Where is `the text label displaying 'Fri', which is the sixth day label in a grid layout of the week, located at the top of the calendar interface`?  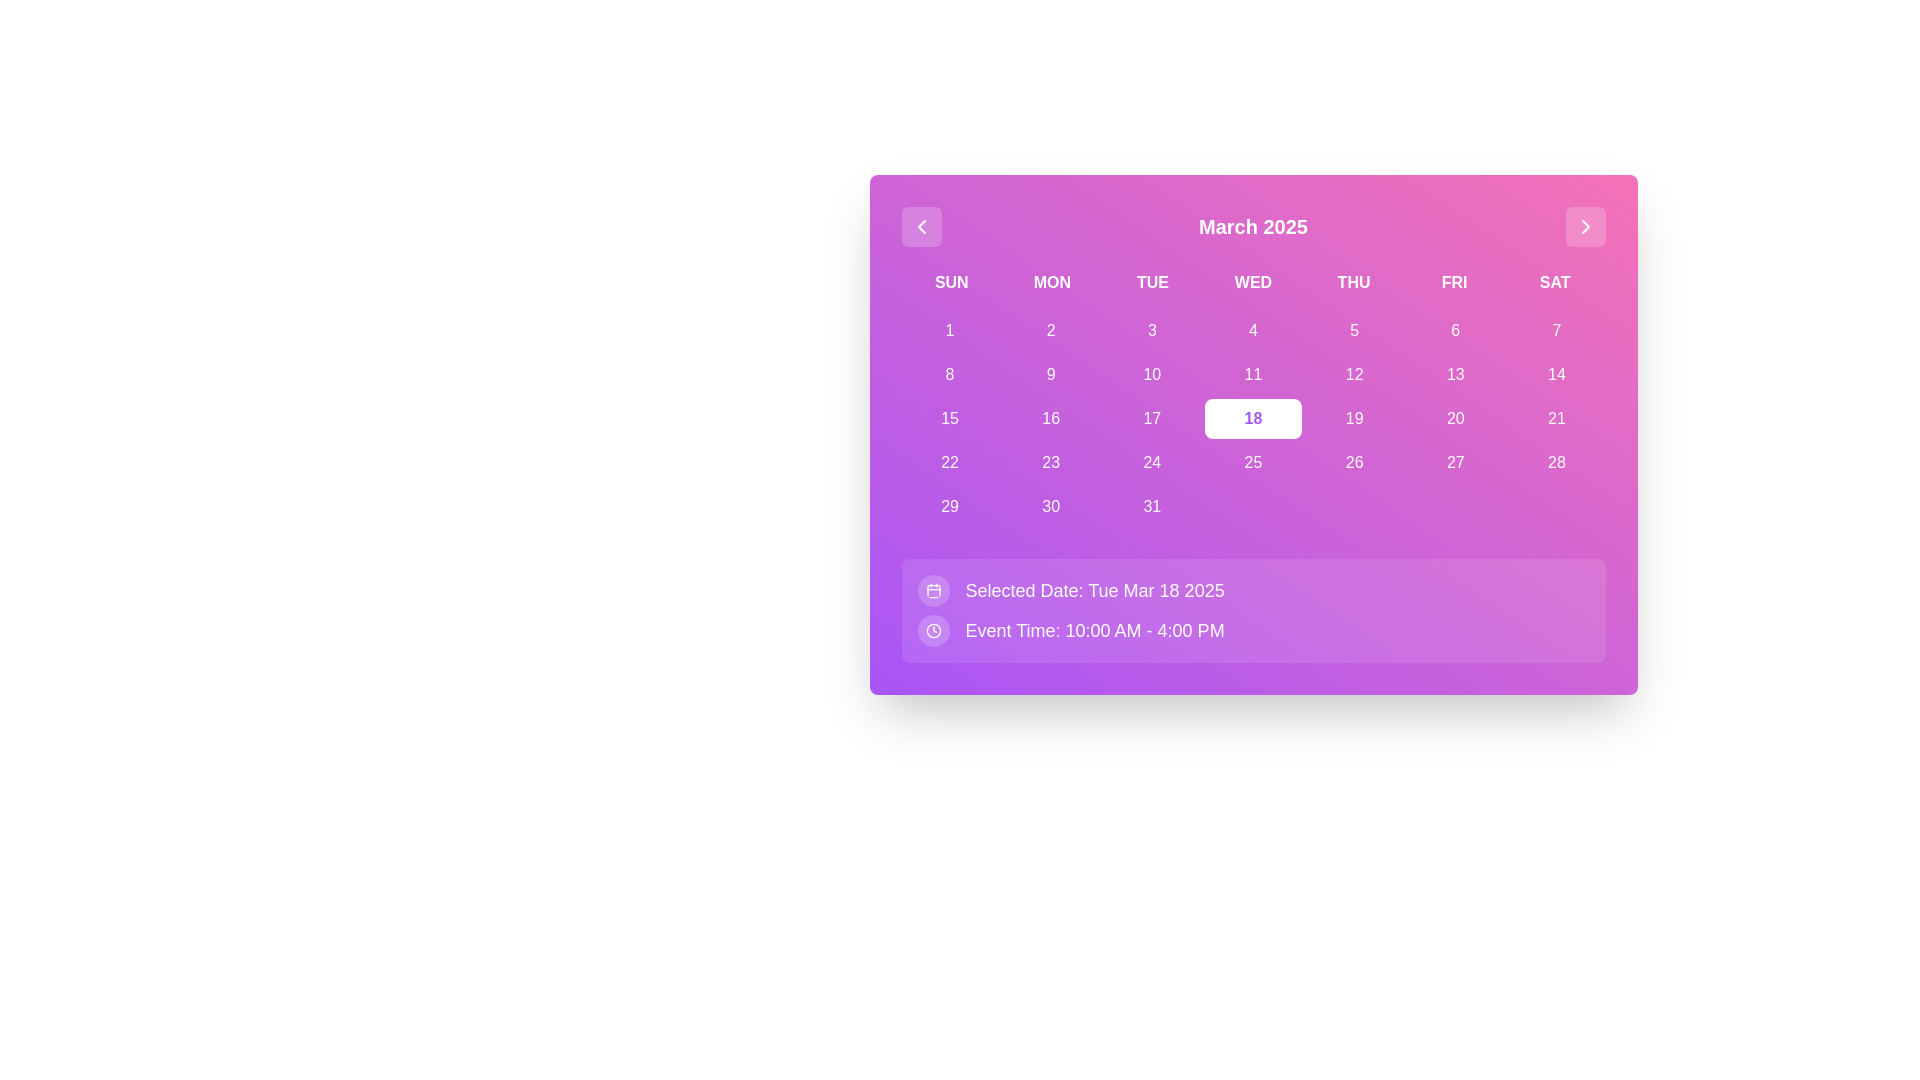
the text label displaying 'Fri', which is the sixth day label in a grid layout of the week, located at the top of the calendar interface is located at coordinates (1454, 282).